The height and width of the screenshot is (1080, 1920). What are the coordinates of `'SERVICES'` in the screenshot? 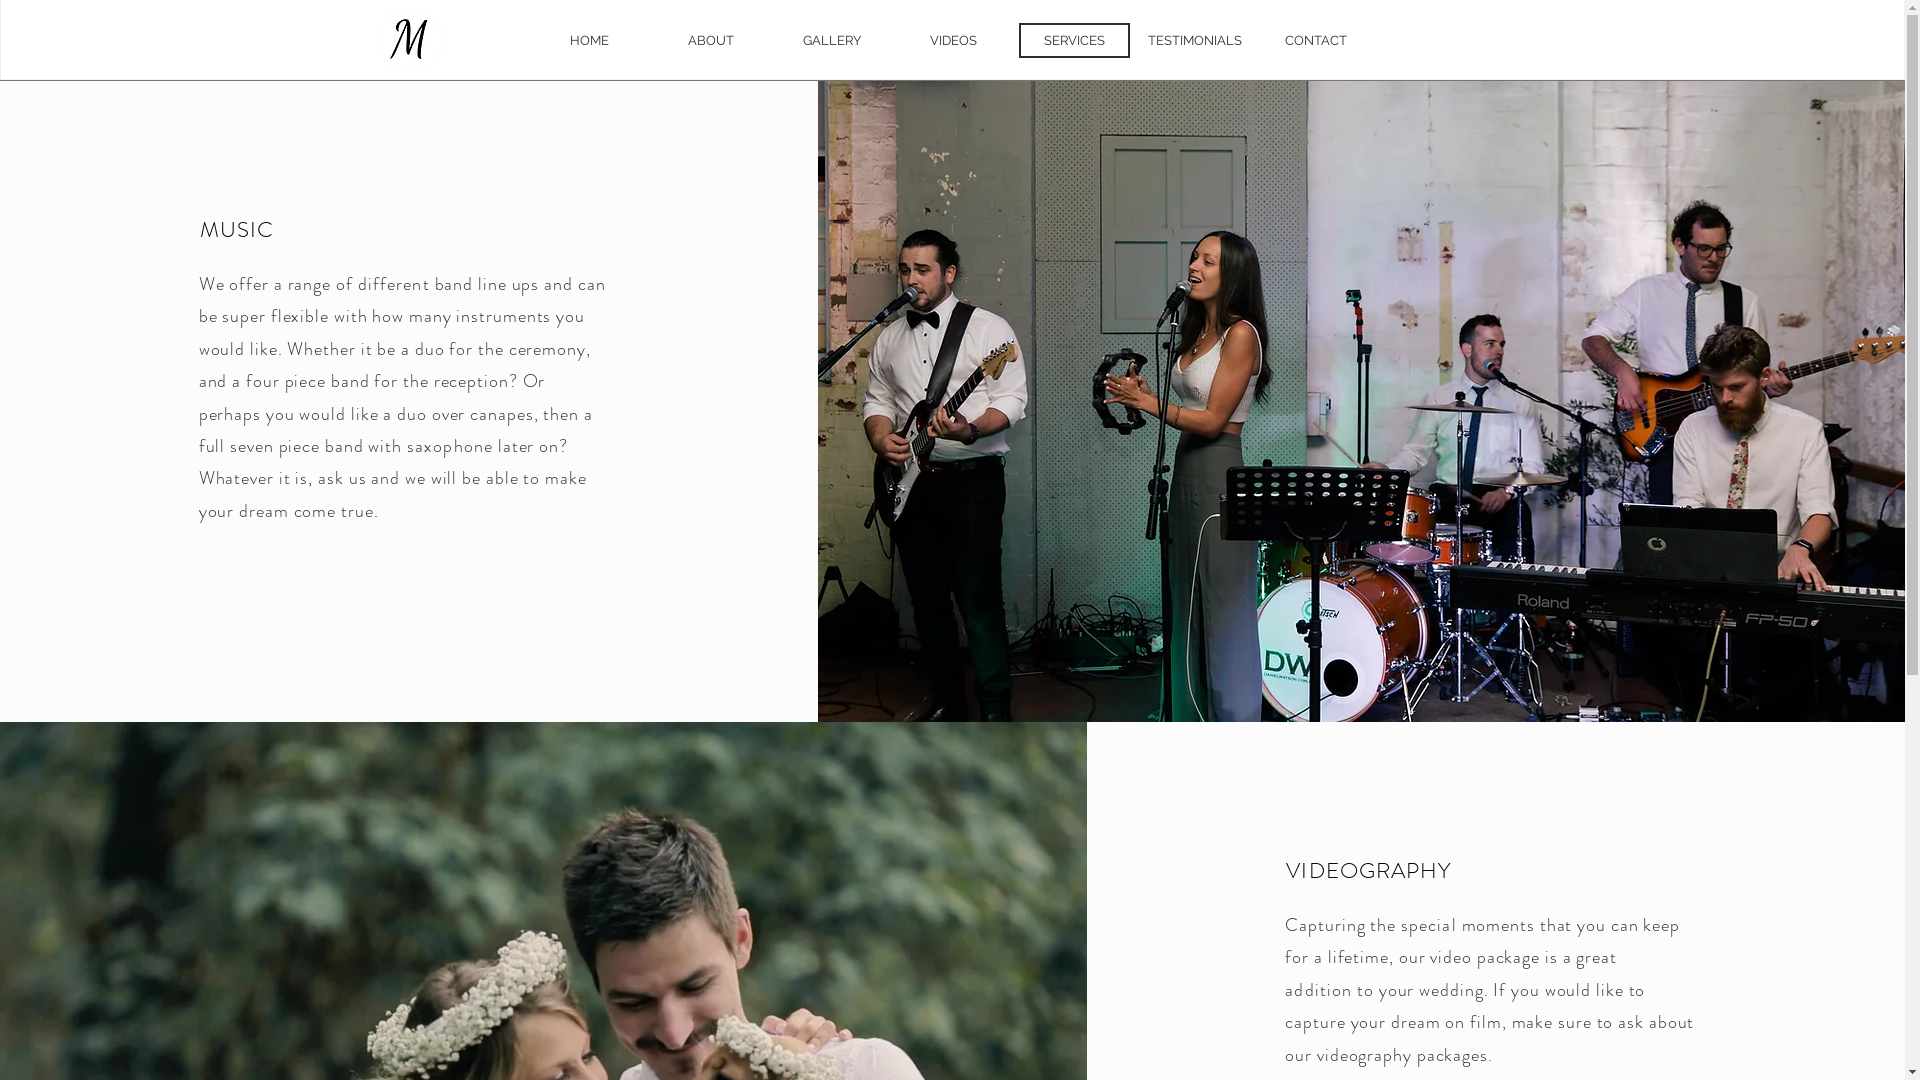 It's located at (1072, 40).